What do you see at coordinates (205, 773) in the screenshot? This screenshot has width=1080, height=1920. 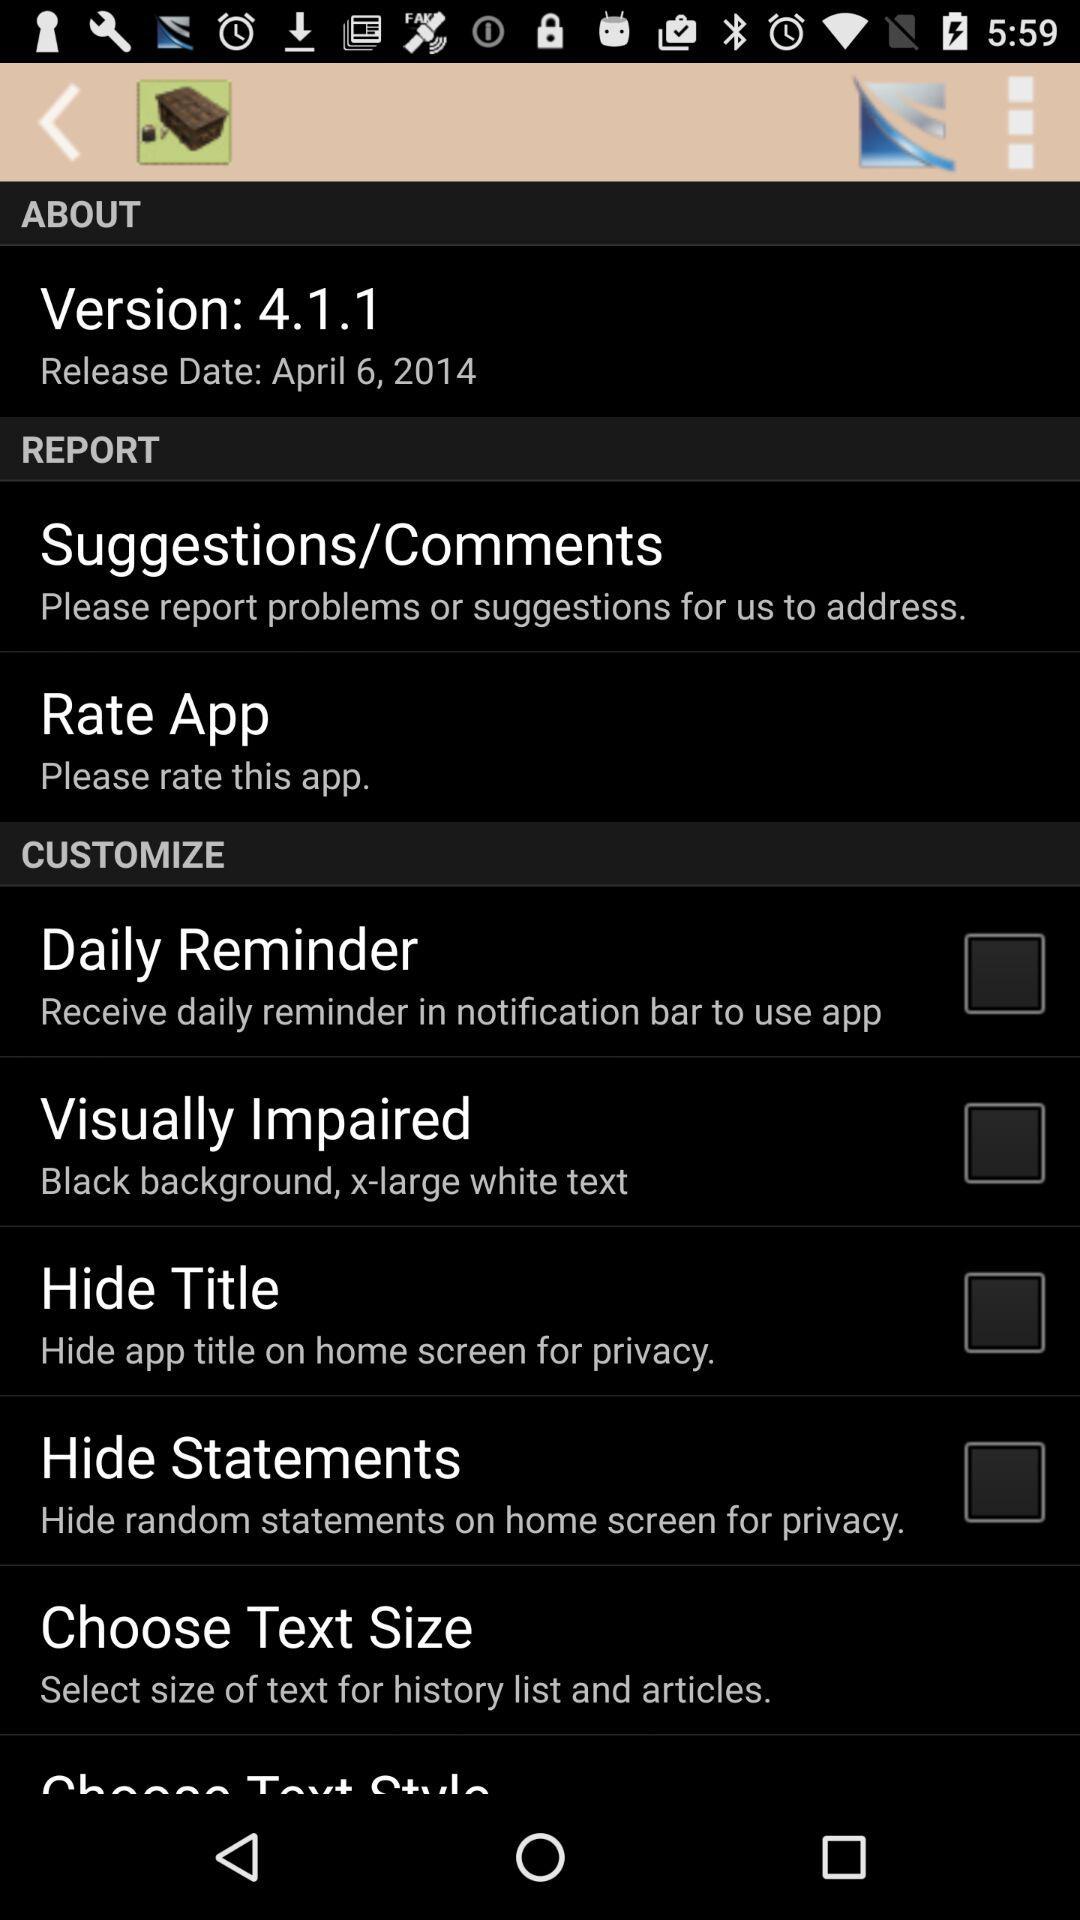 I see `the please rate this icon` at bounding box center [205, 773].